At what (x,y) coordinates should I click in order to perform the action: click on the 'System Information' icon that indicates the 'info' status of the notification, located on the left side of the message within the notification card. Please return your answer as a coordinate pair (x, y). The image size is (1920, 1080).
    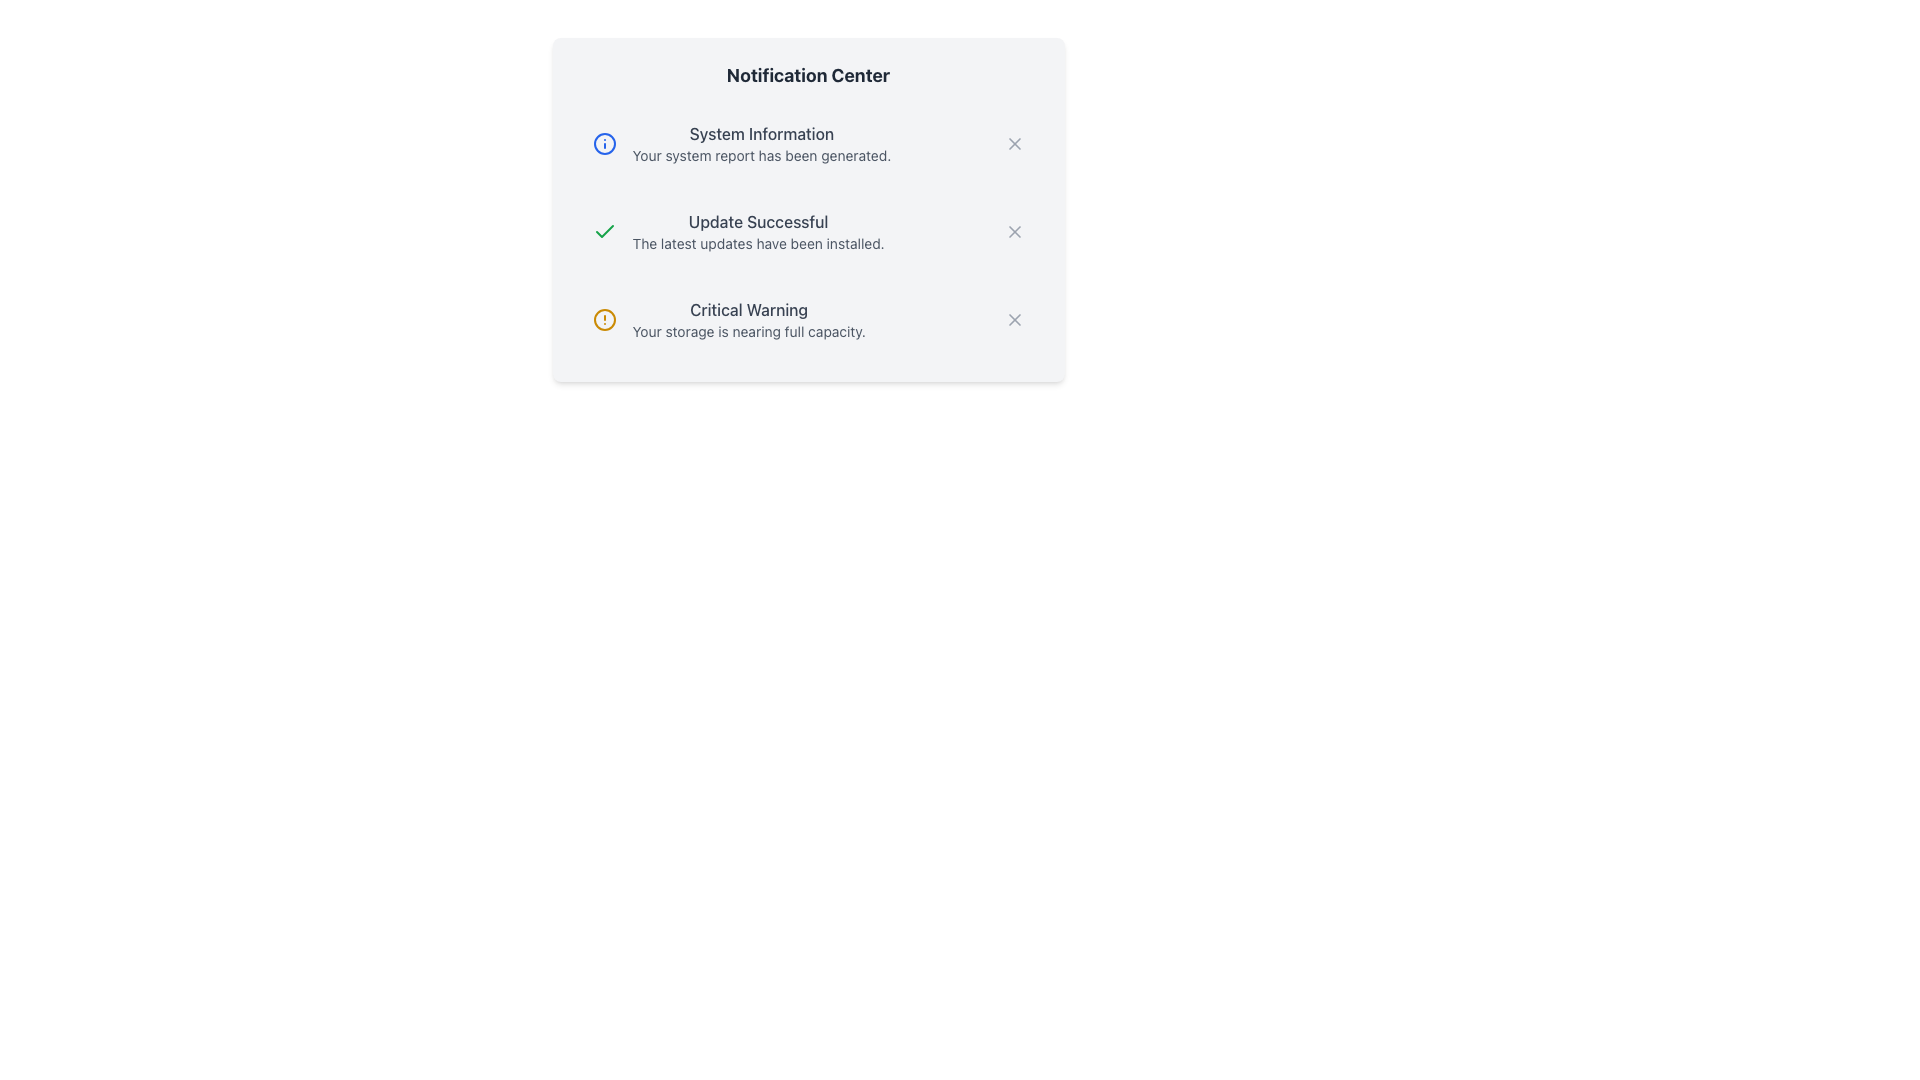
    Looking at the image, I should click on (603, 142).